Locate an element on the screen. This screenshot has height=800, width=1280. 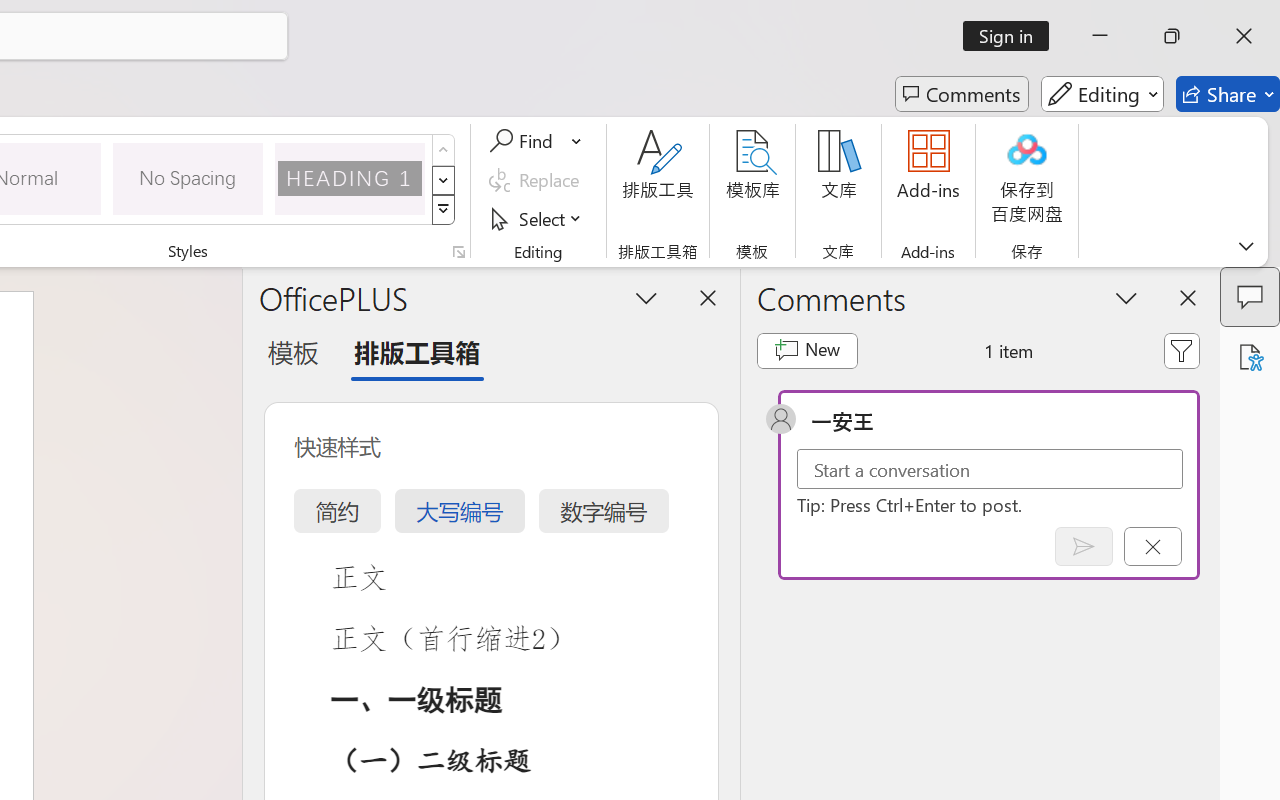
'Editing' is located at coordinates (1101, 94).